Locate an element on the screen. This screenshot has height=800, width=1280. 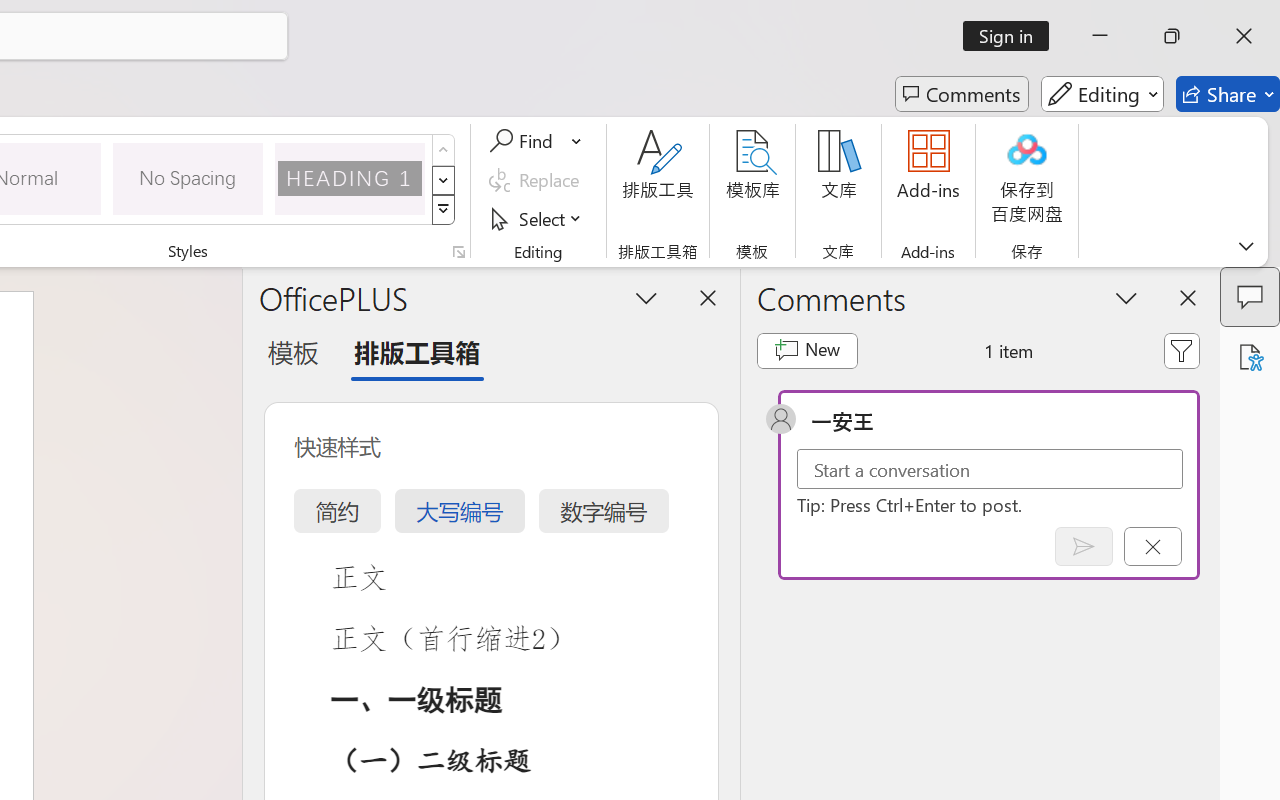
'Editing' is located at coordinates (1101, 94).